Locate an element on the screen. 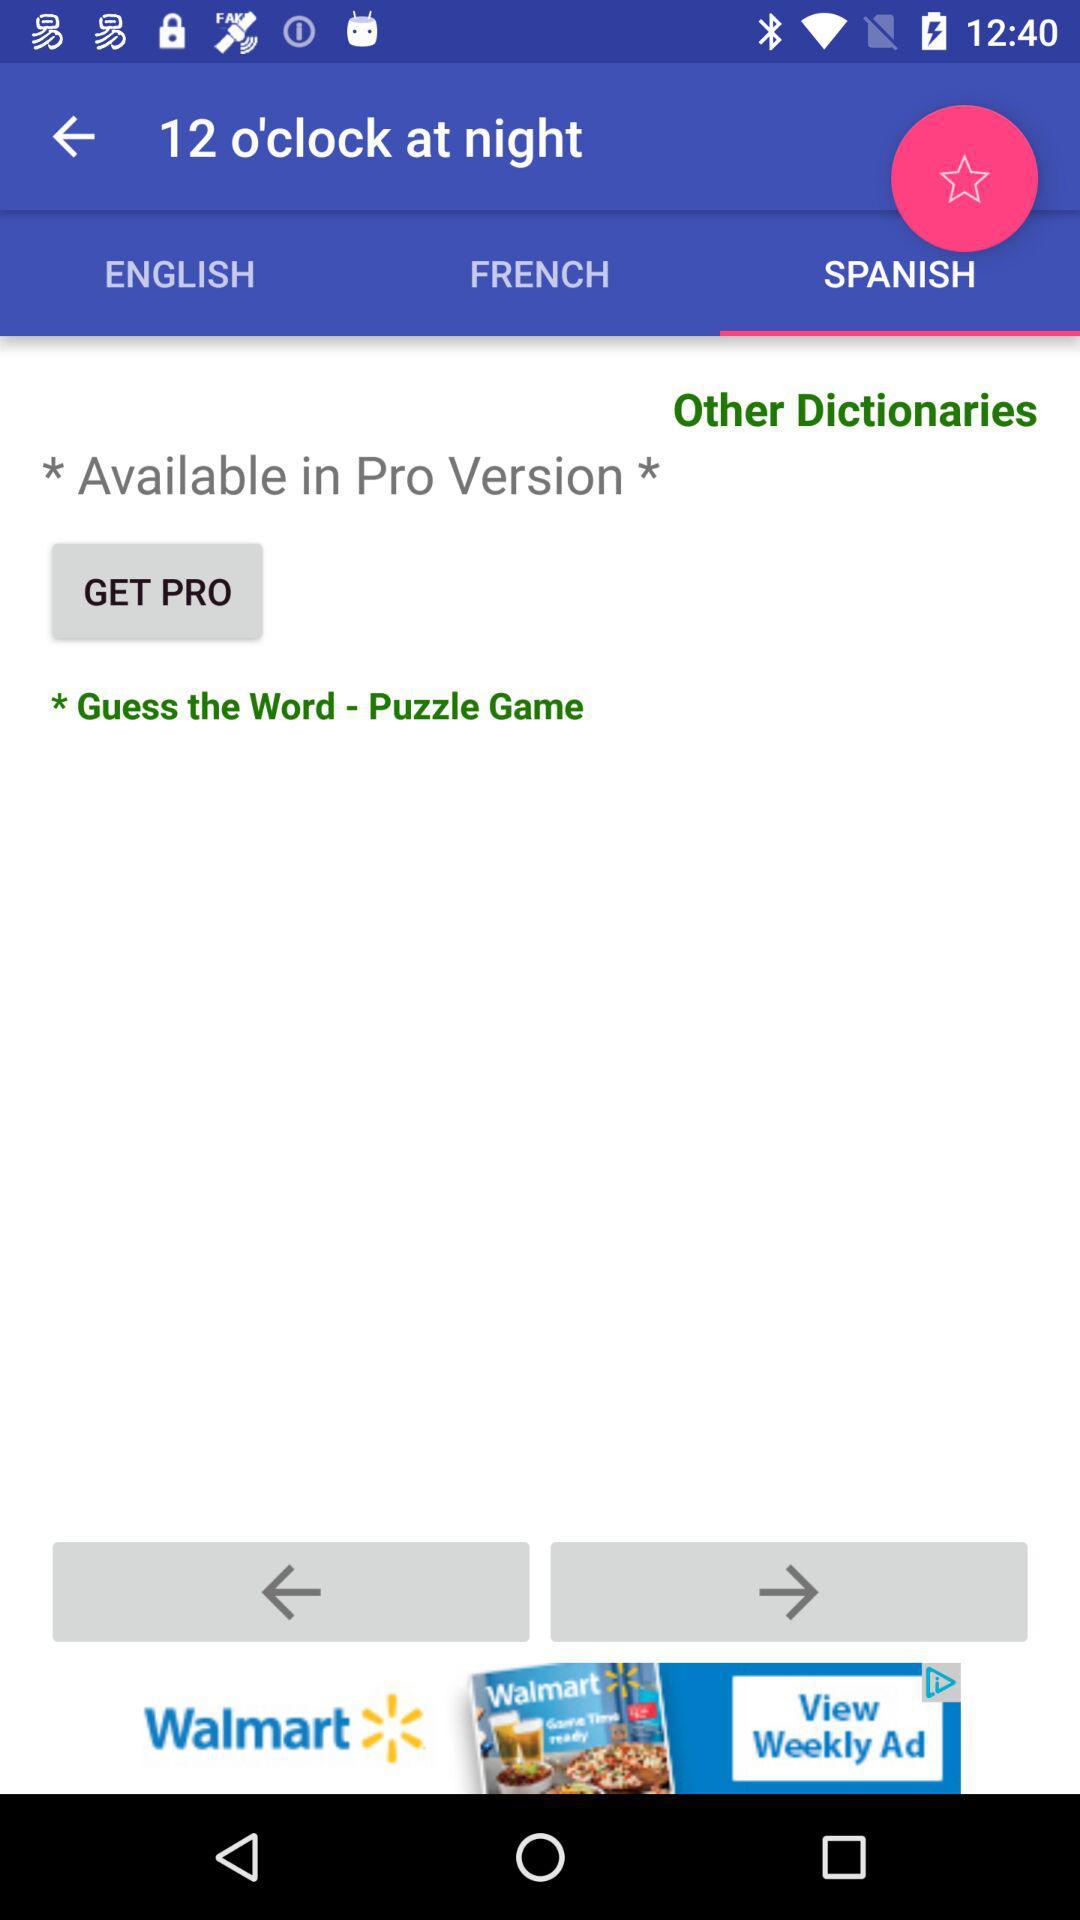 The image size is (1080, 1920). the next page is located at coordinates (788, 1590).